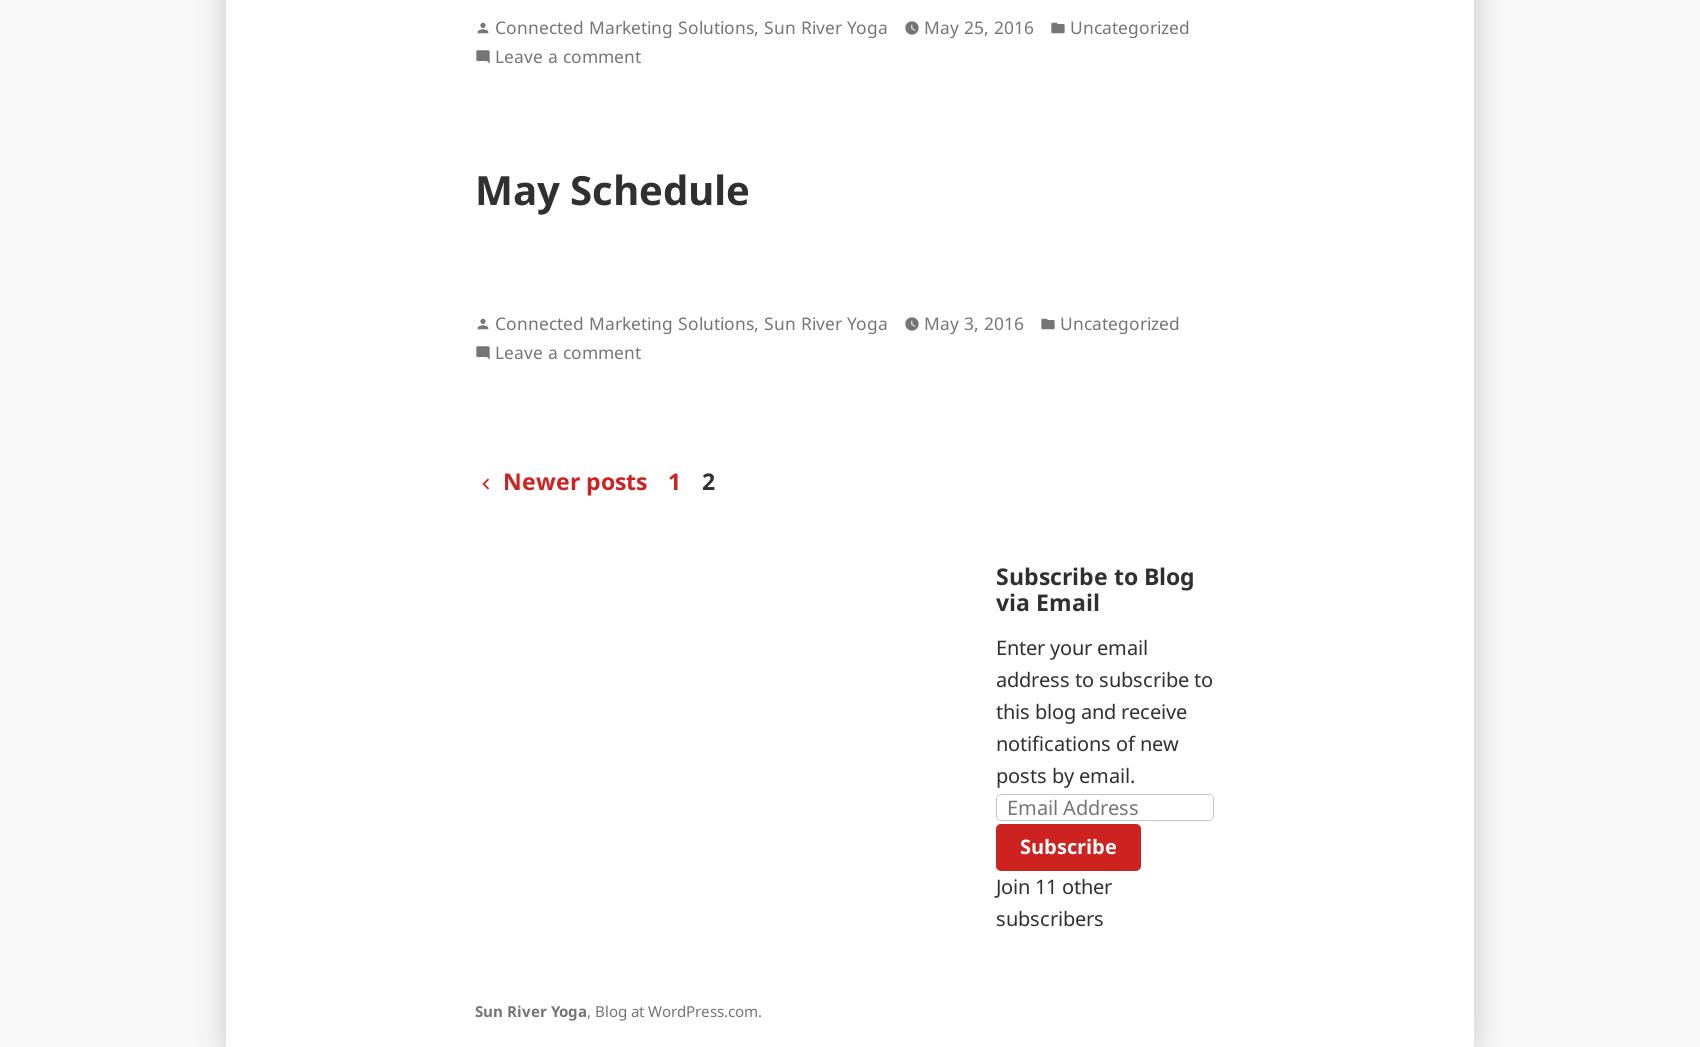  I want to click on 'Subscribe', so click(1019, 846).